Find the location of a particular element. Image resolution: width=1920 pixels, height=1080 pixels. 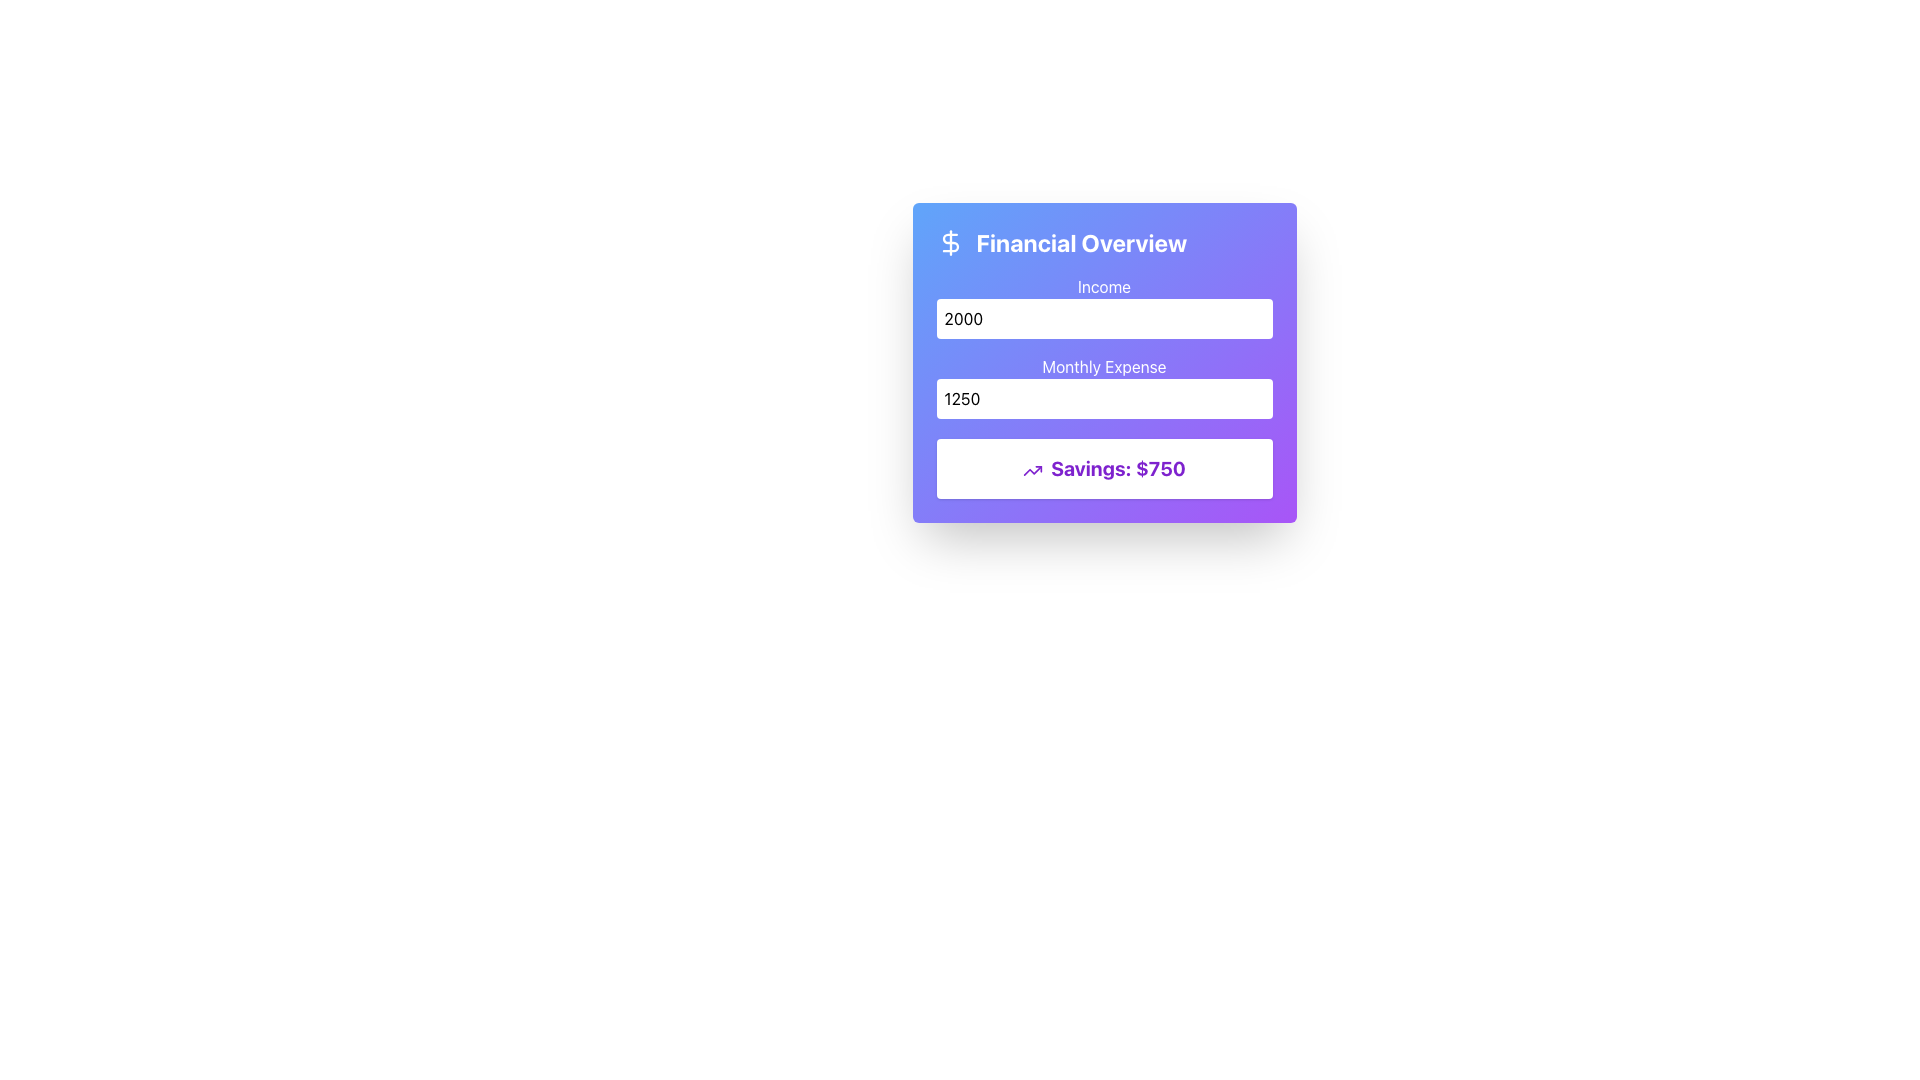

the dollar sign icon located in the header section of the 'Financial Overview' panel, positioned on the left side of the header text is located at coordinates (949, 242).